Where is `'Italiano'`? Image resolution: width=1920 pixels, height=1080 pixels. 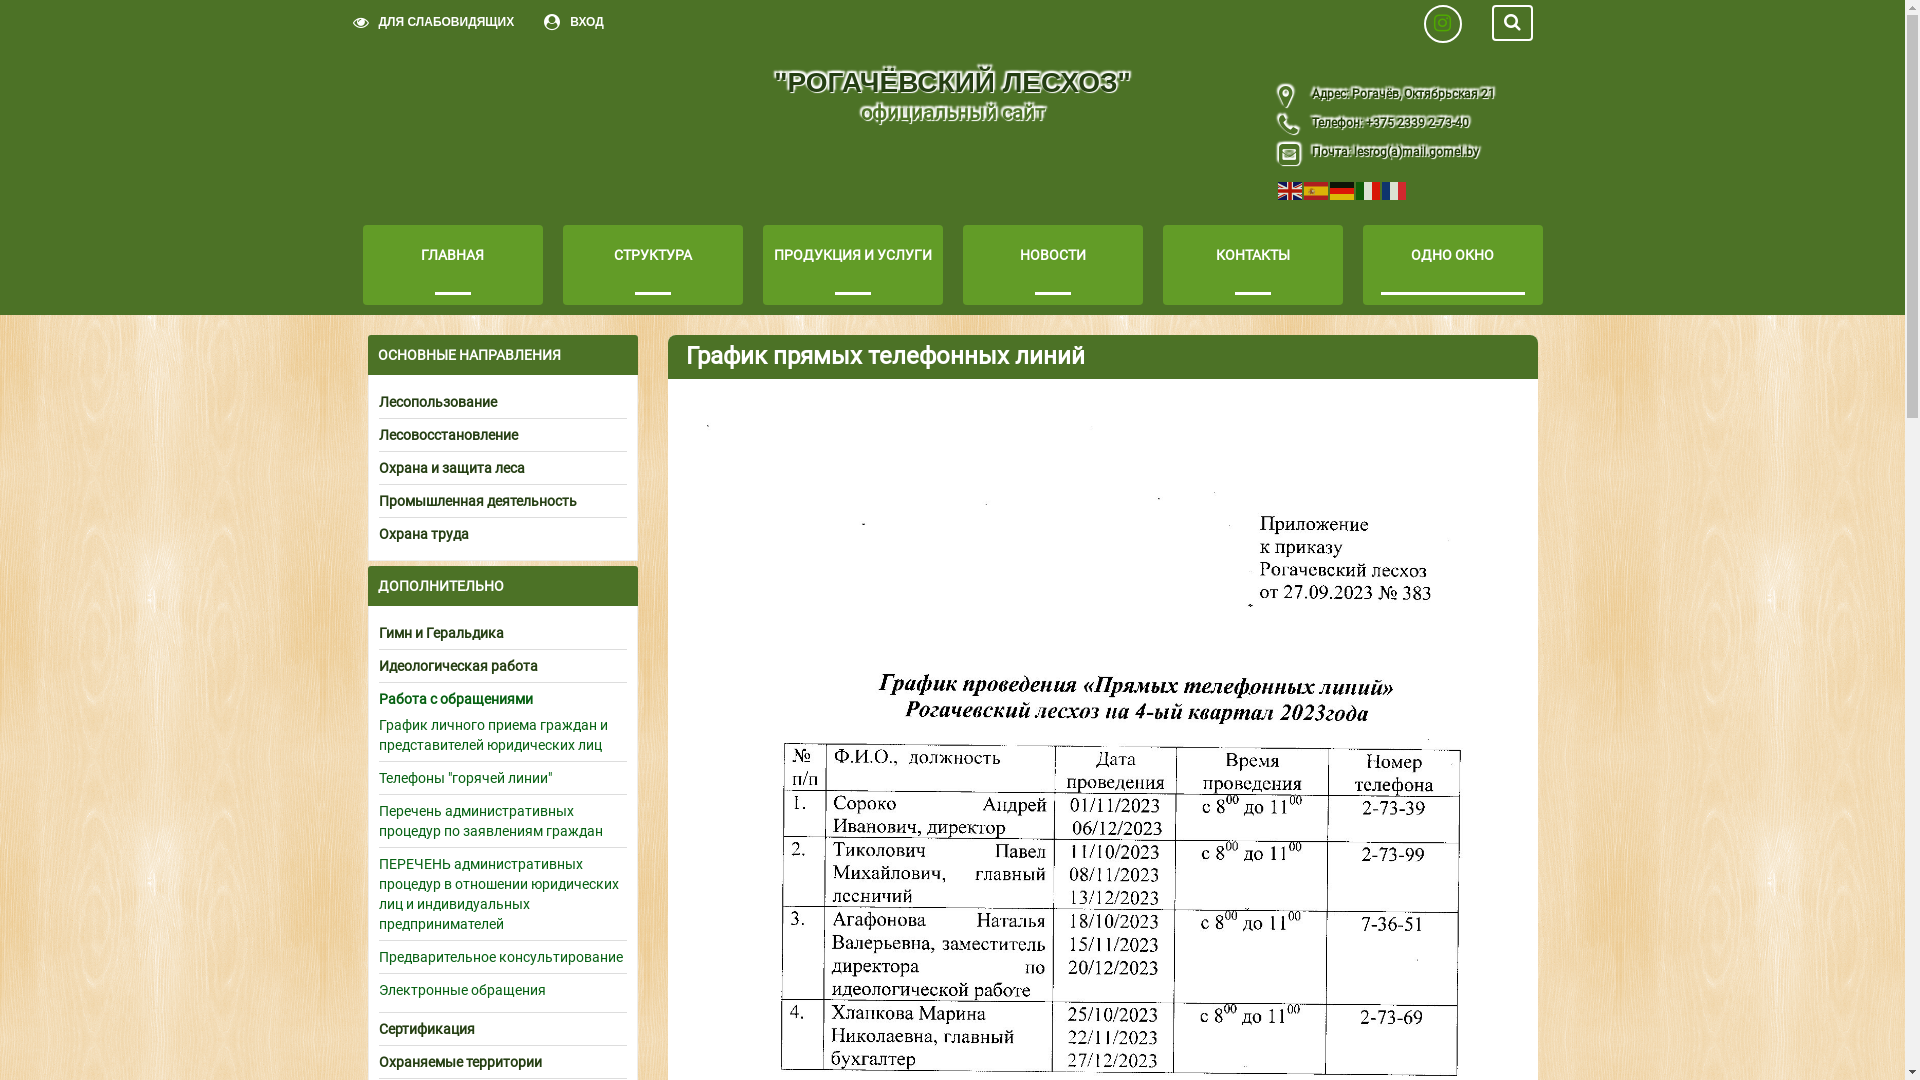
'Italiano' is located at coordinates (1367, 189).